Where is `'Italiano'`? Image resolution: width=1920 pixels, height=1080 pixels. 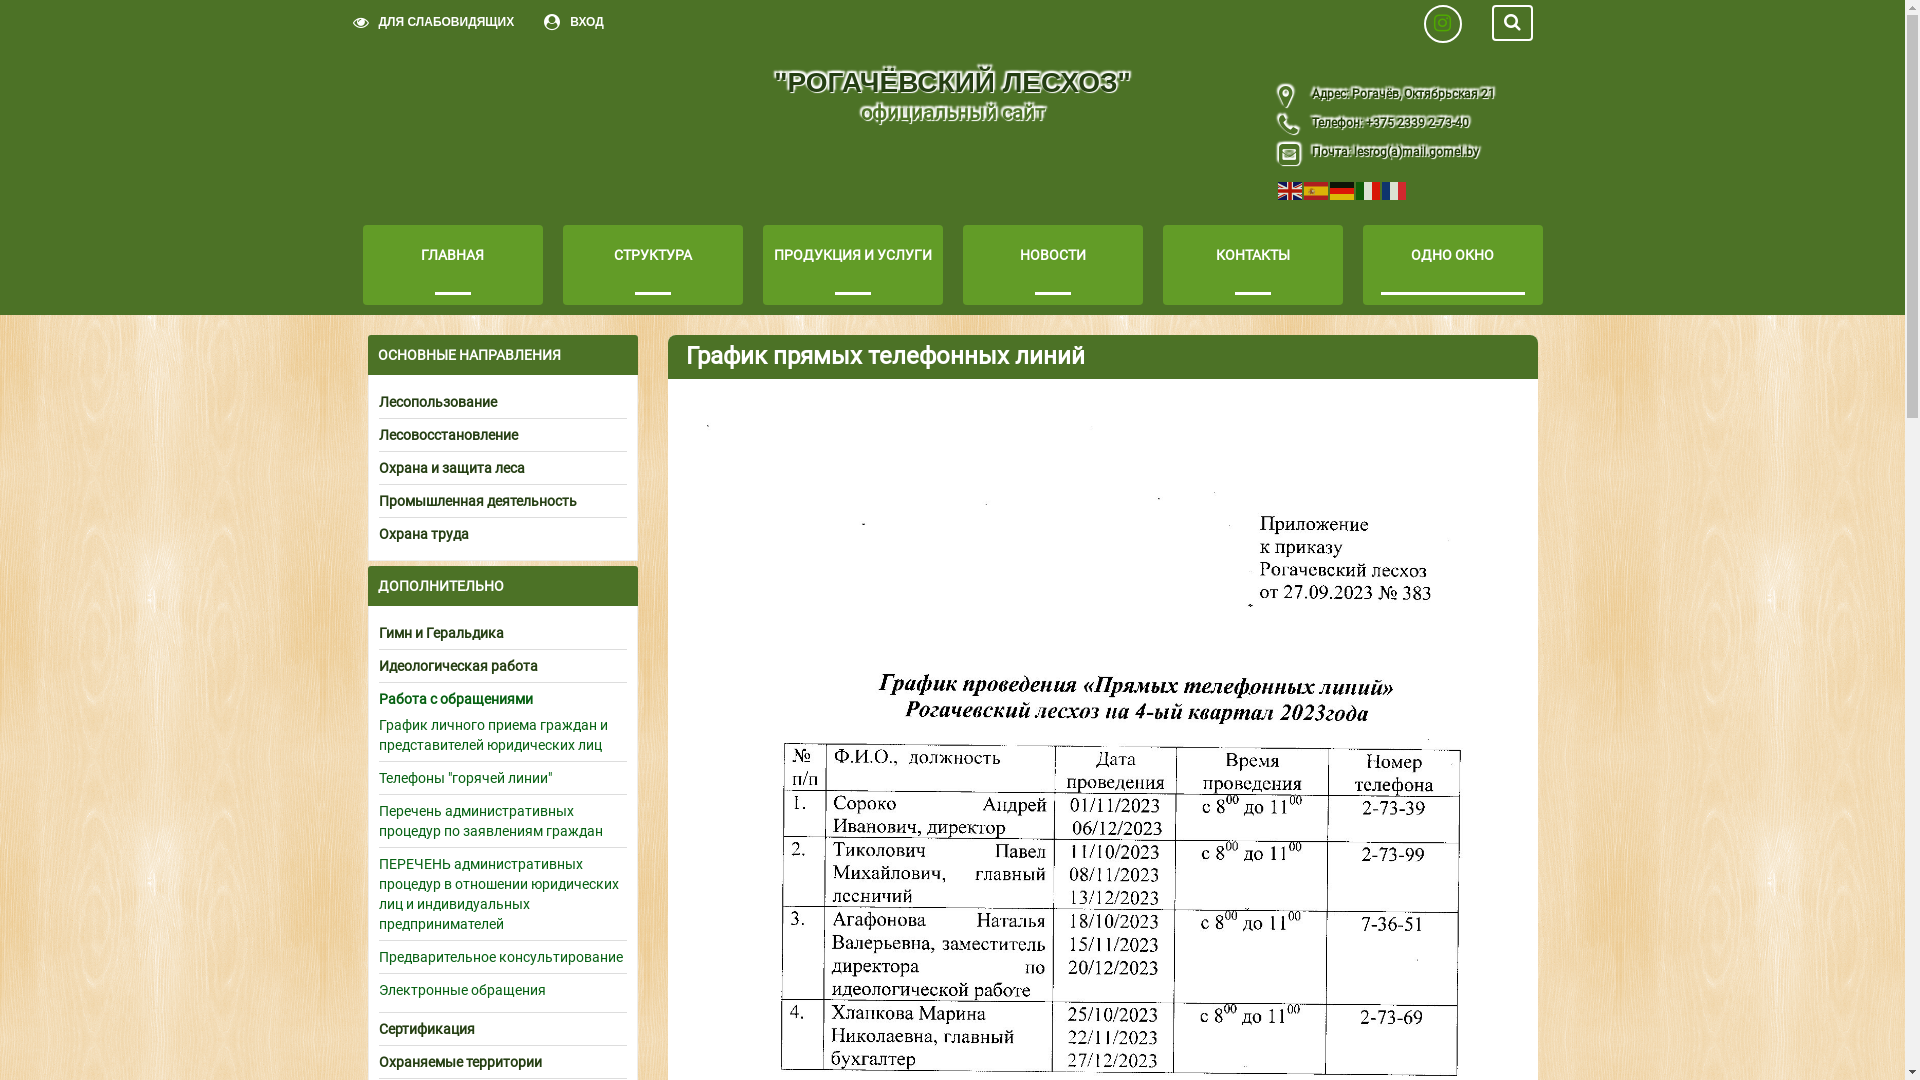
'Italiano' is located at coordinates (1367, 189).